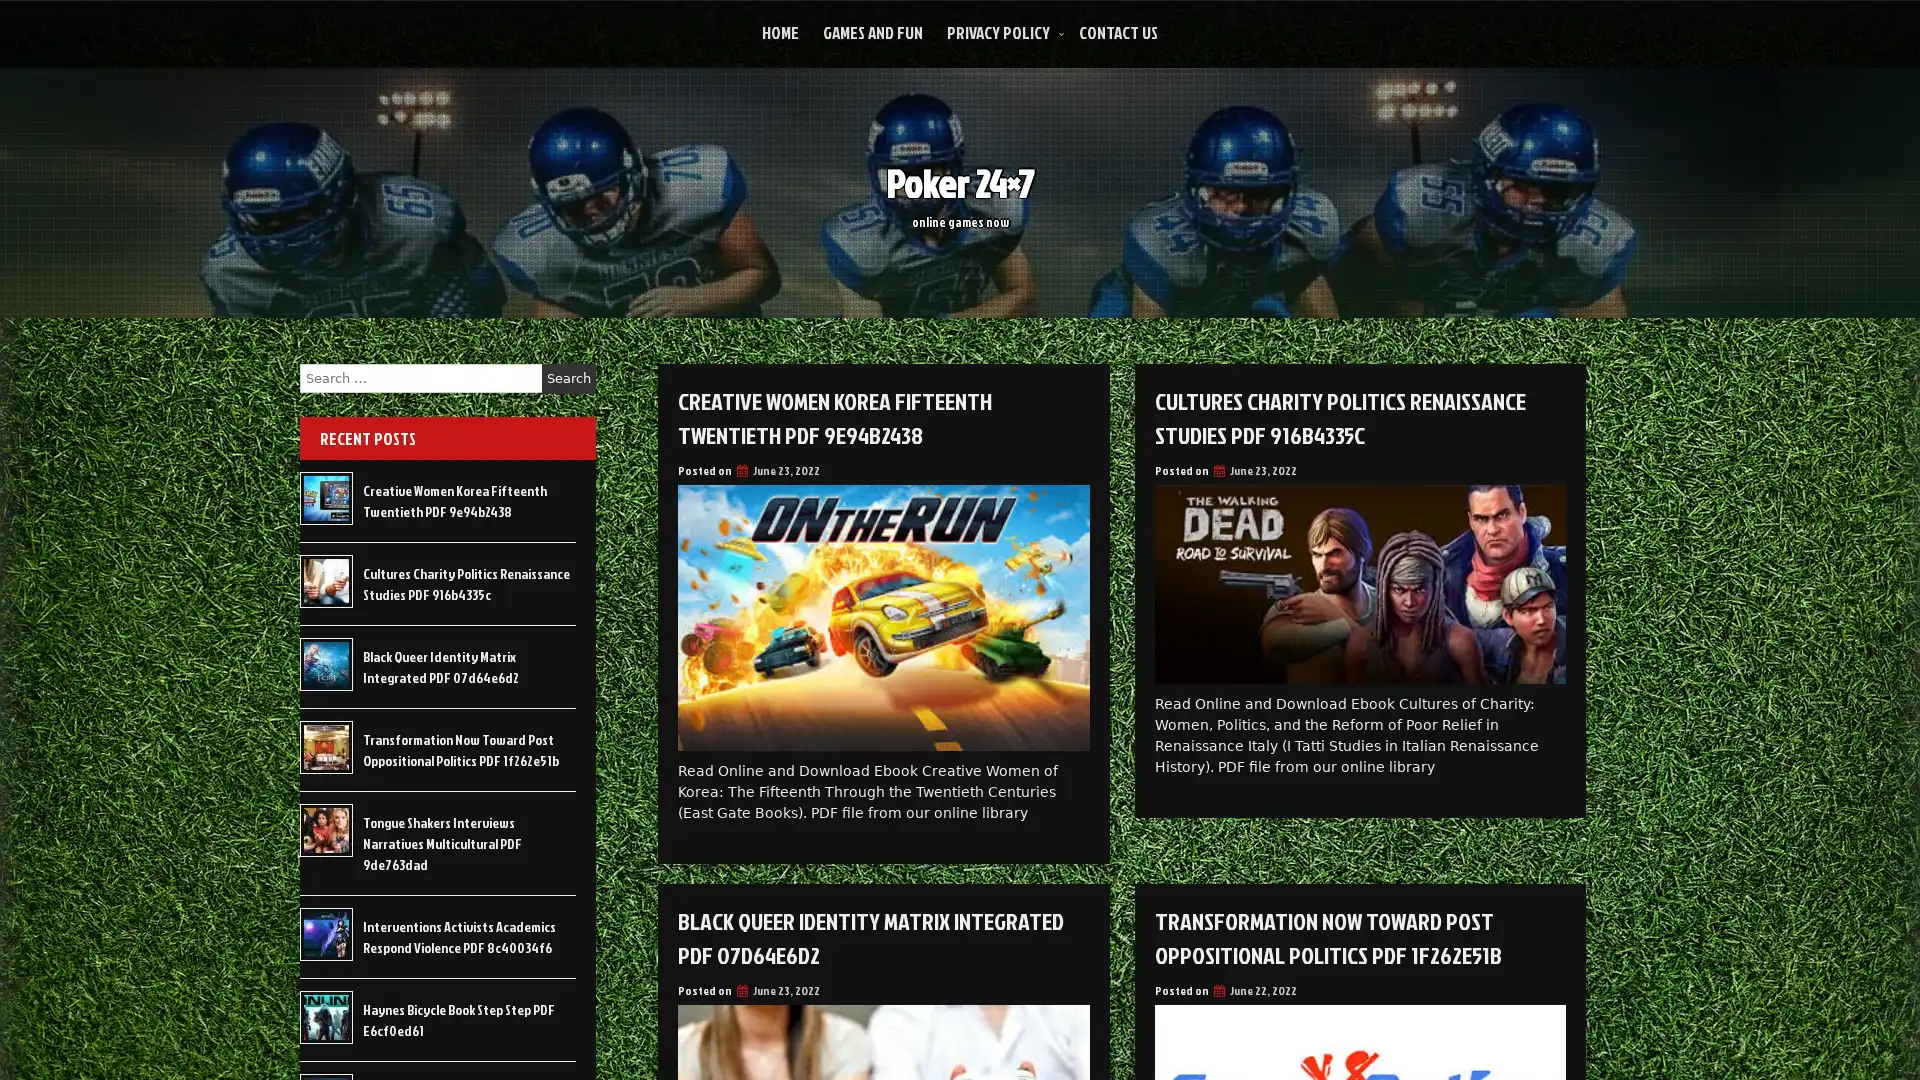 The image size is (1920, 1080). Describe the element at coordinates (568, 378) in the screenshot. I see `Search` at that location.